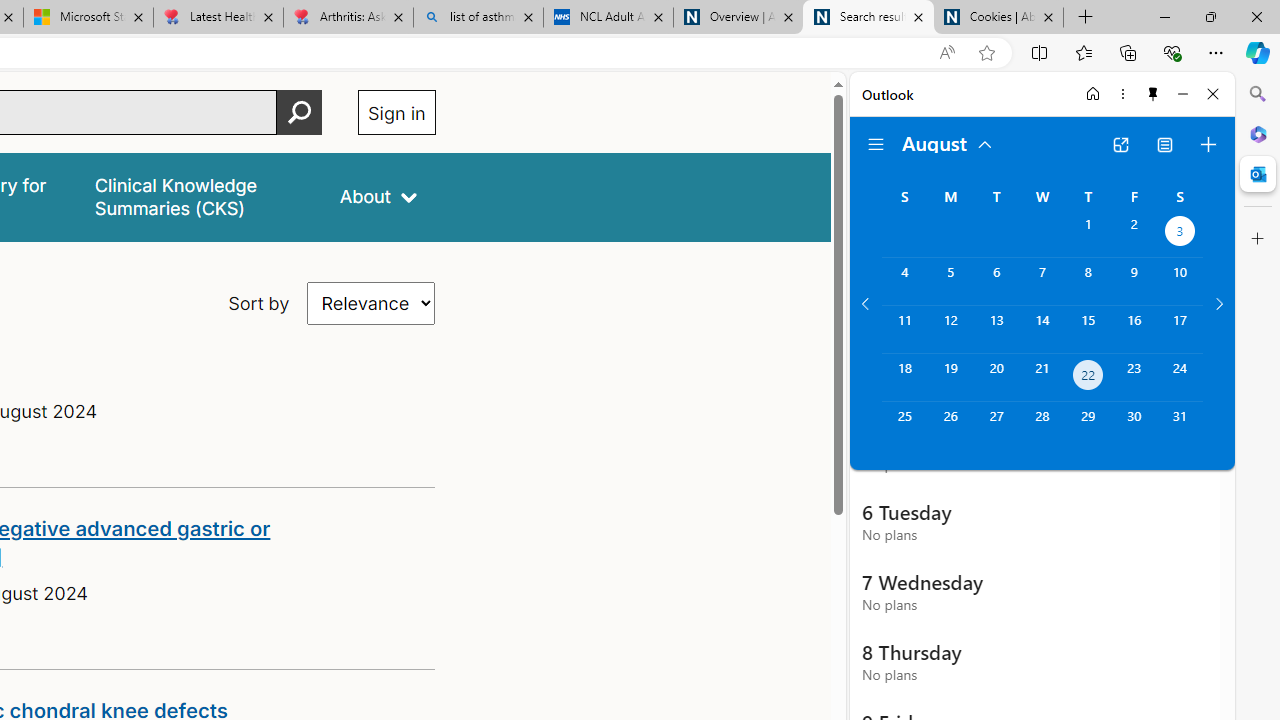 The image size is (1280, 720). Describe the element at coordinates (1087, 328) in the screenshot. I see `'Thursday, August 15, 2024. '` at that location.